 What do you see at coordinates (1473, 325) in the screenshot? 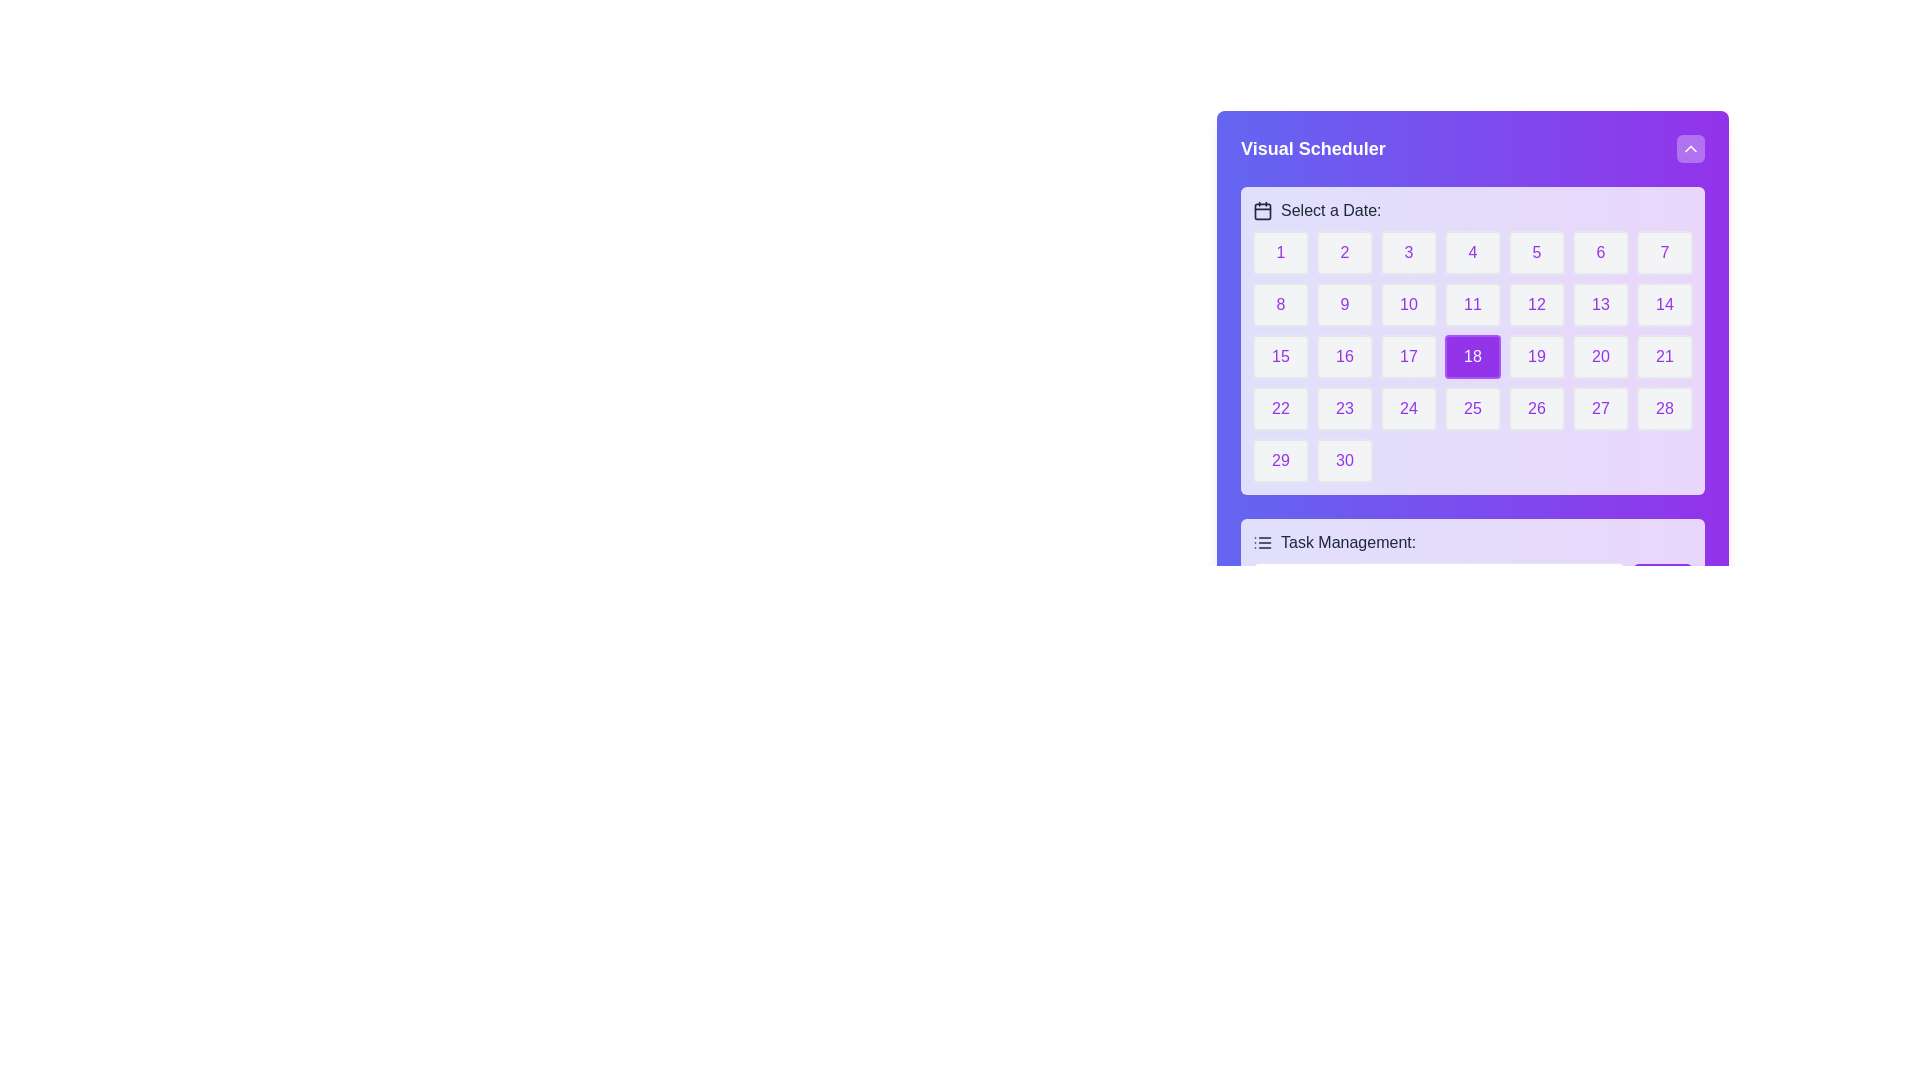
I see `the square button displaying '18' in the calendar grid under 'Visual Scheduler'` at bounding box center [1473, 325].